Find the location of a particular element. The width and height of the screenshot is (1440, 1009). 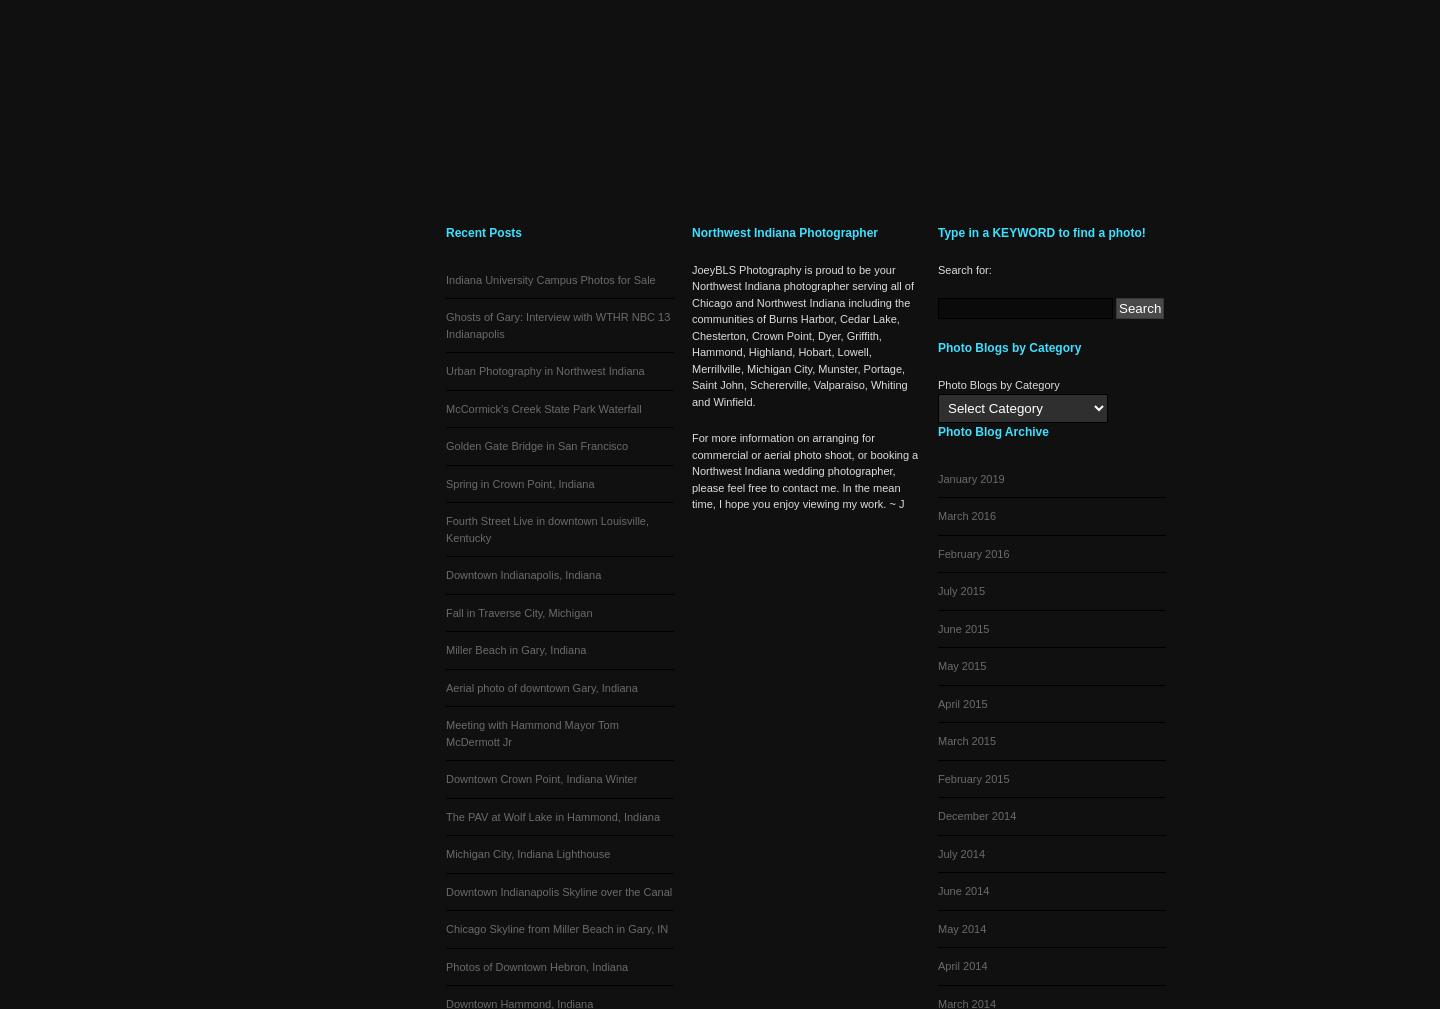

'Urban Photography in Northwest Indiana' is located at coordinates (545, 370).